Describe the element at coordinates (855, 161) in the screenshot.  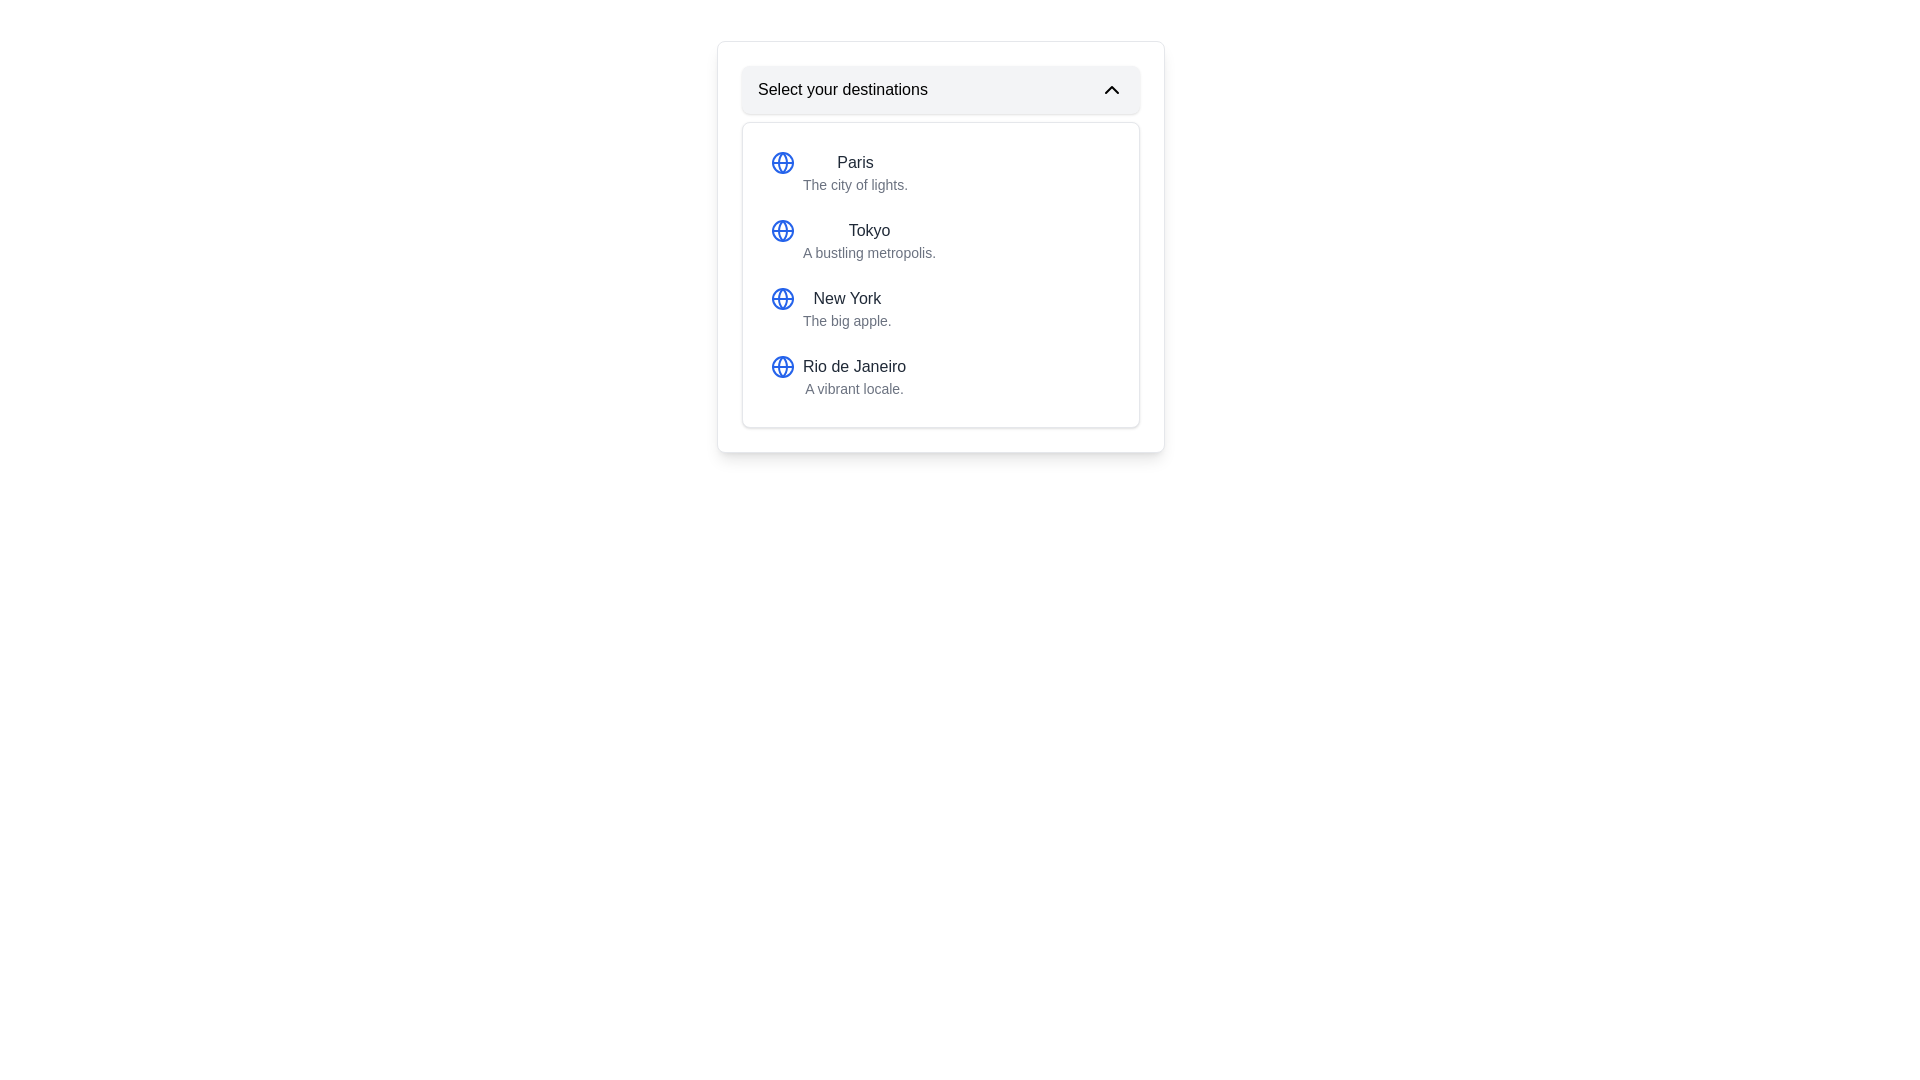
I see `the text label displaying 'Paris' located at the top of the dropdown menu` at that location.